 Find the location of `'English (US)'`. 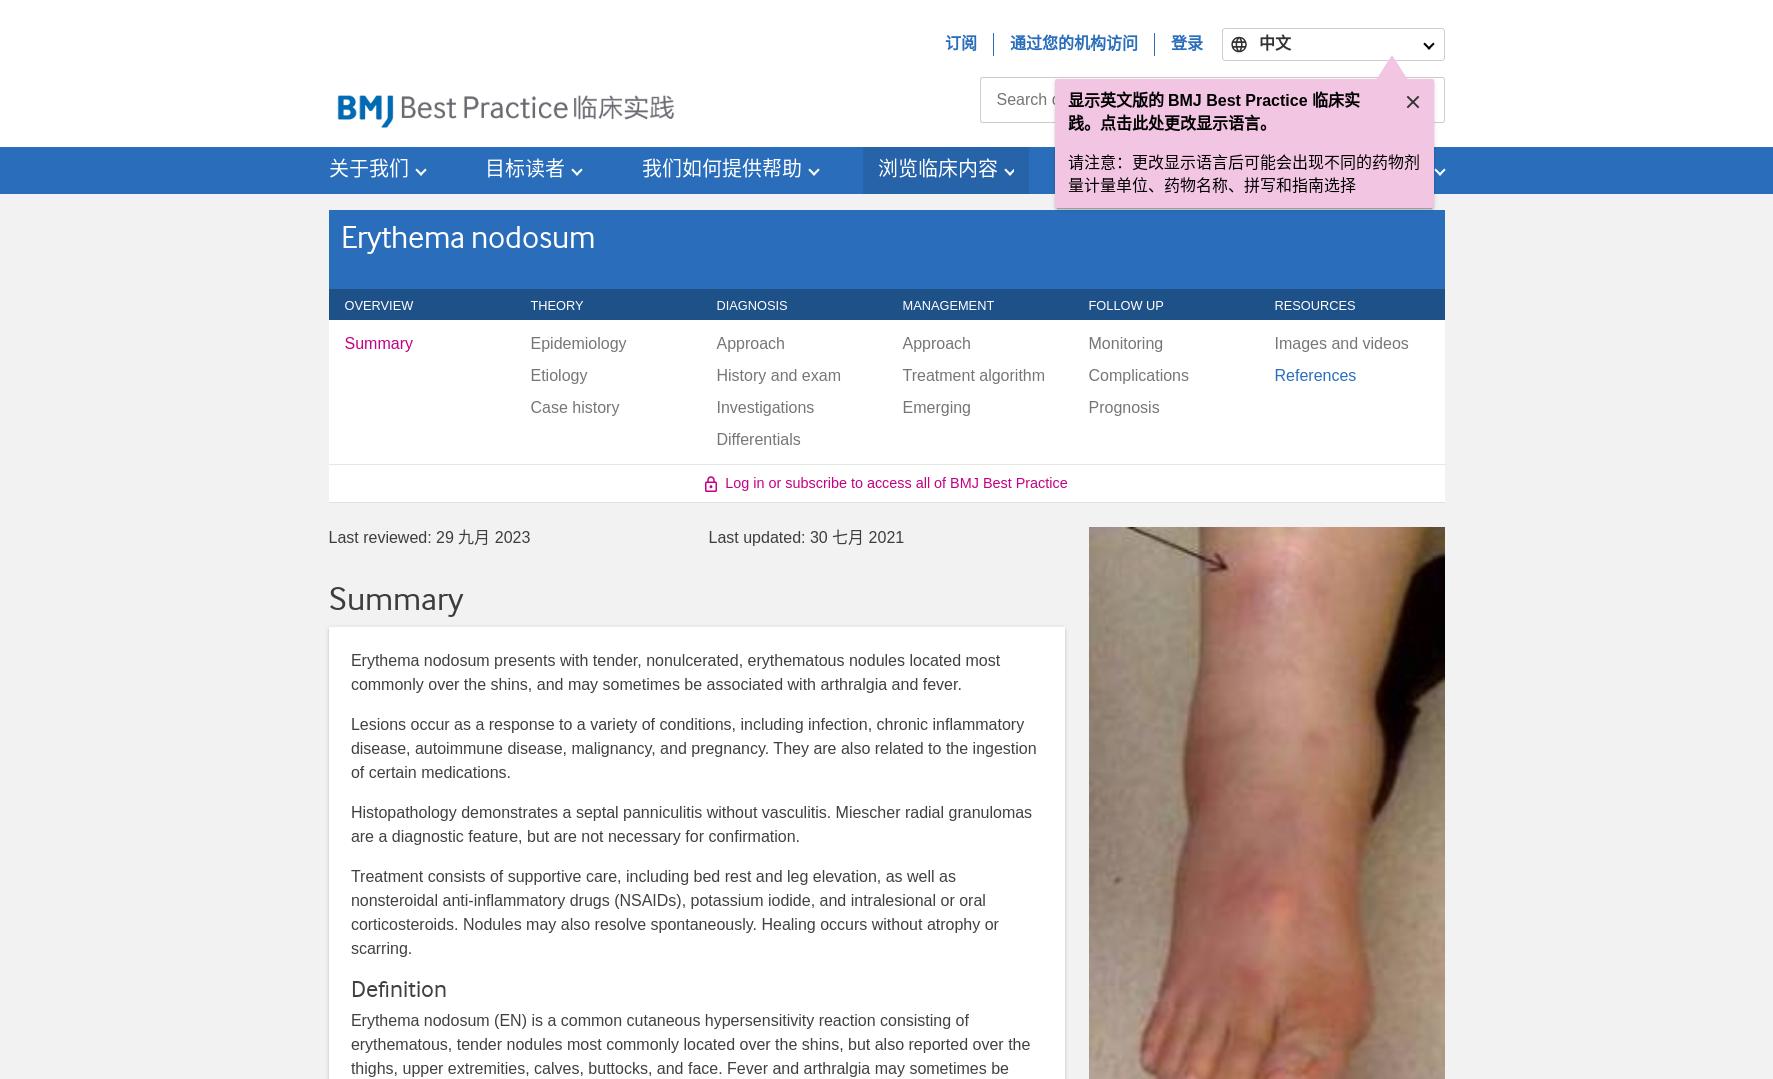

'English (US)' is located at coordinates (1299, 100).